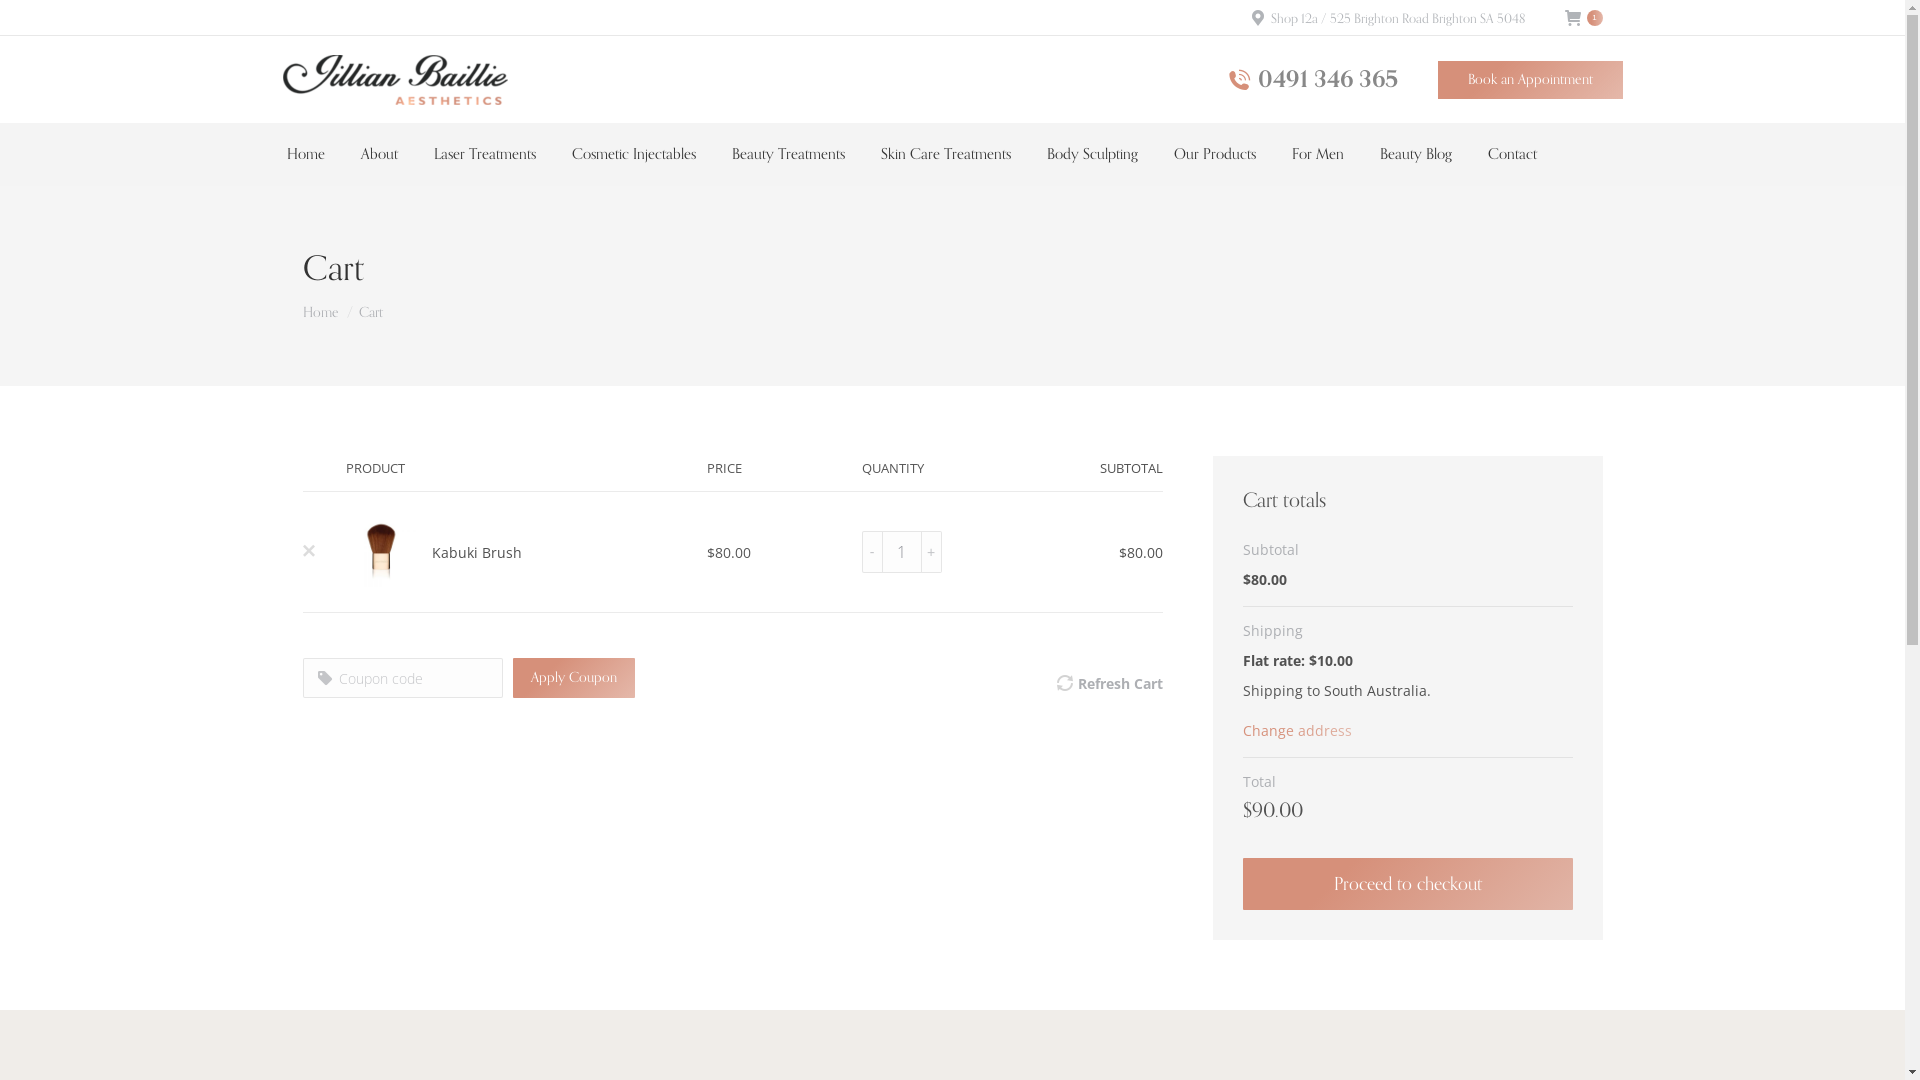  What do you see at coordinates (901, 551) in the screenshot?
I see `'Qty'` at bounding box center [901, 551].